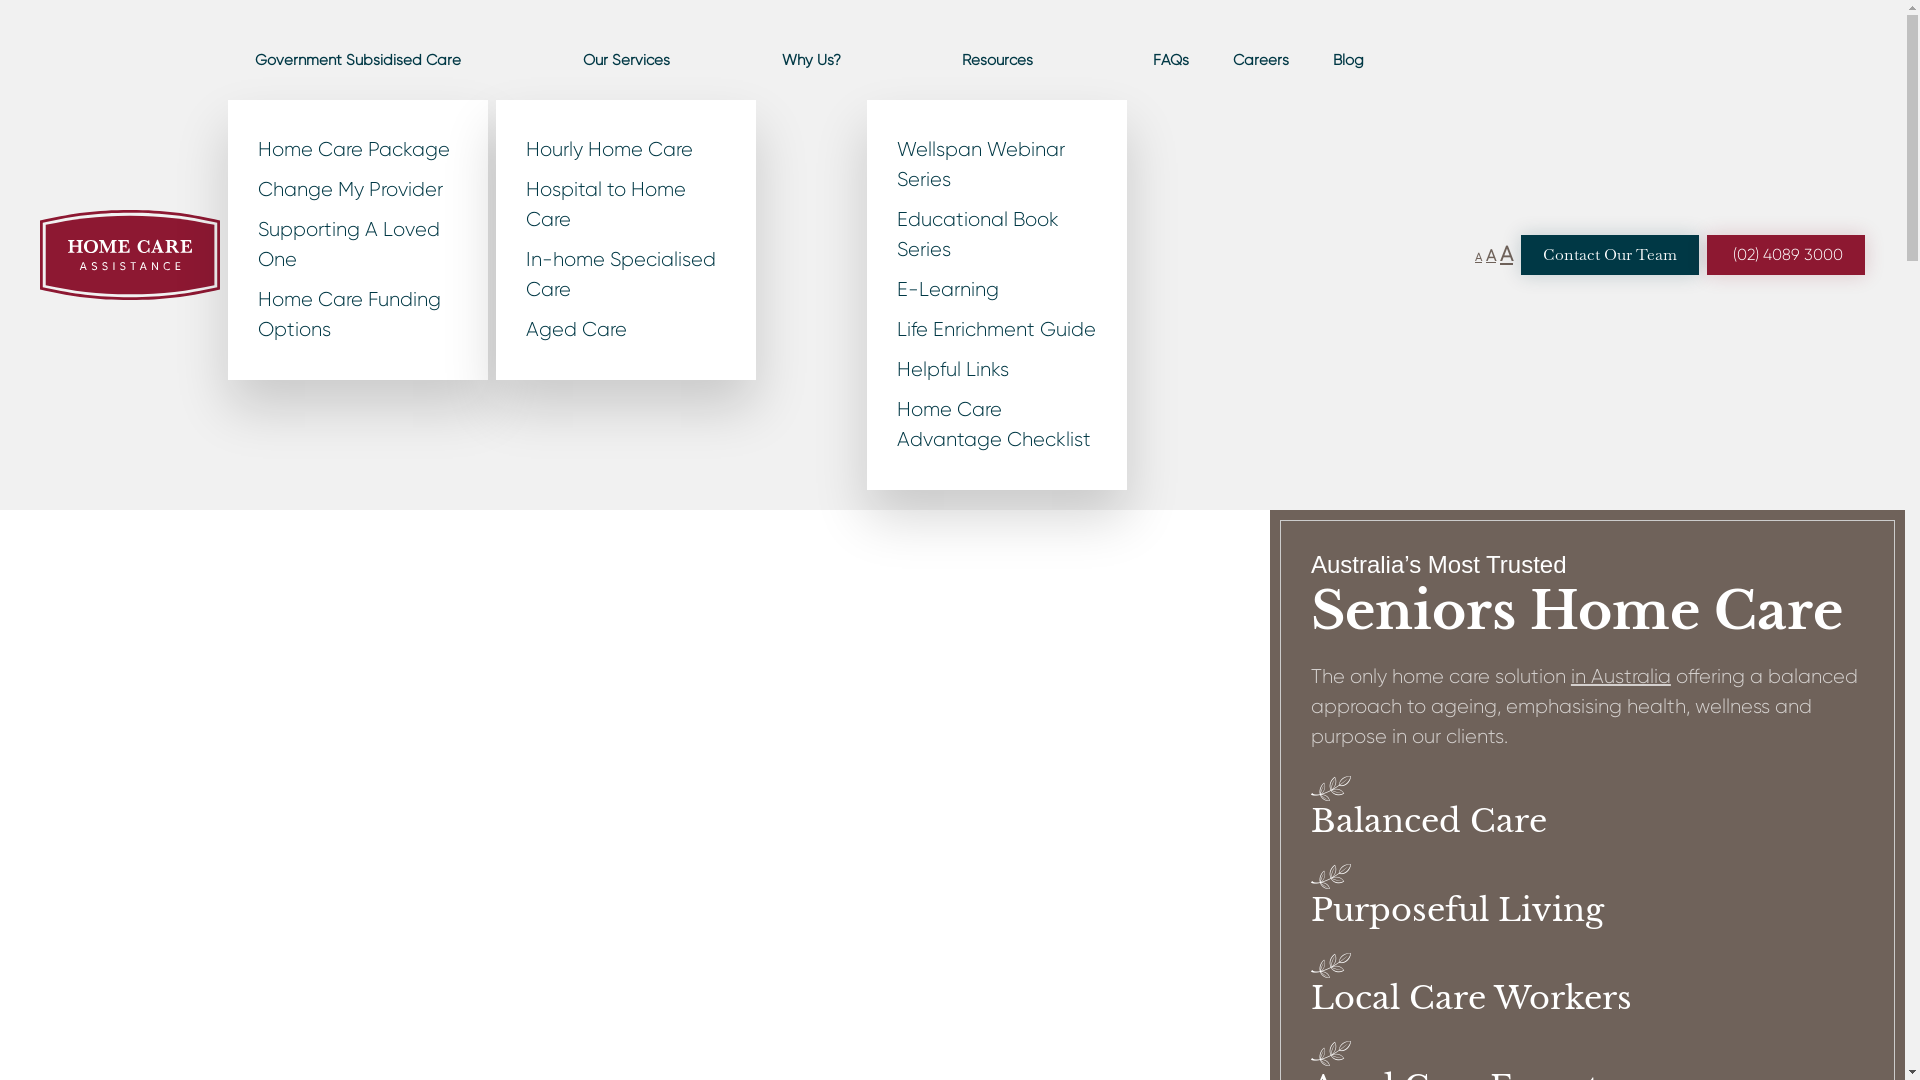  Describe the element at coordinates (227, 59) in the screenshot. I see `'Government Subsidised Care'` at that location.